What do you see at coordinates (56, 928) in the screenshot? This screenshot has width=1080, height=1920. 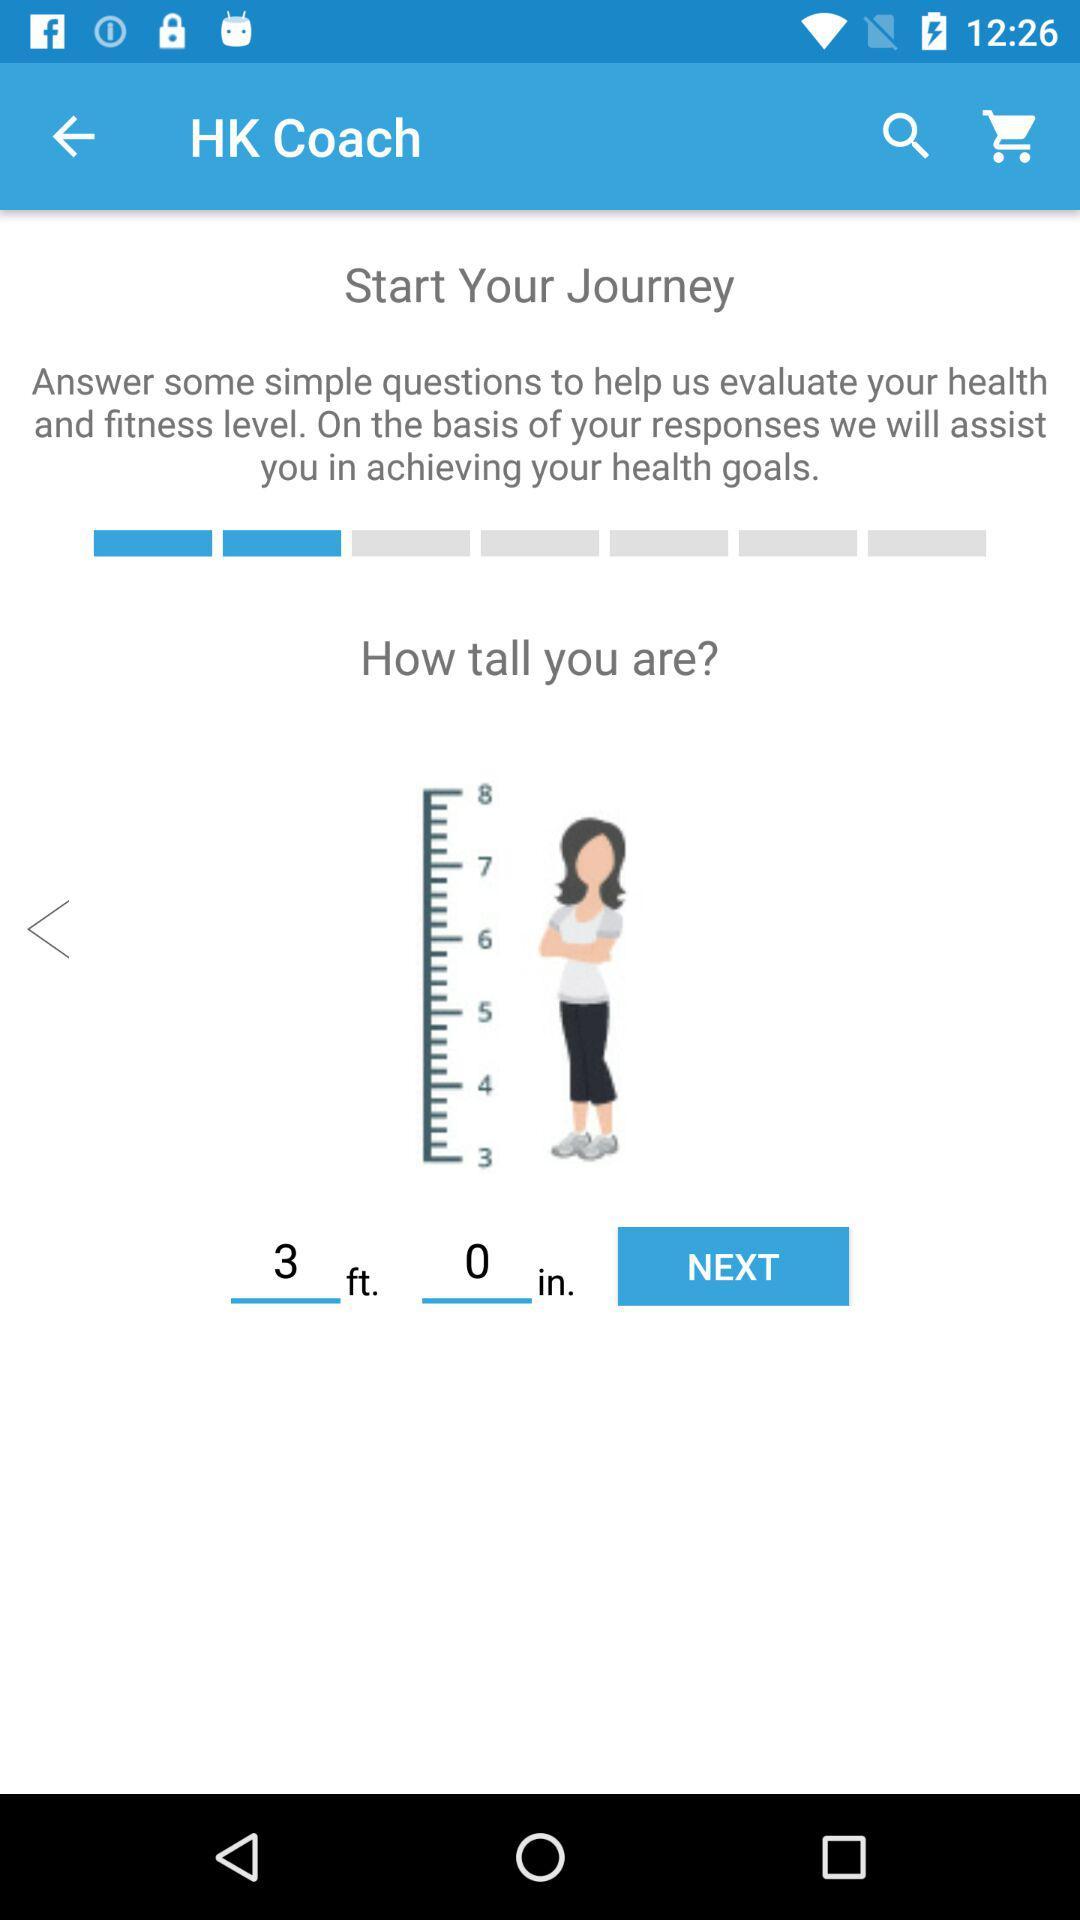 I see `the arrow_backward icon` at bounding box center [56, 928].